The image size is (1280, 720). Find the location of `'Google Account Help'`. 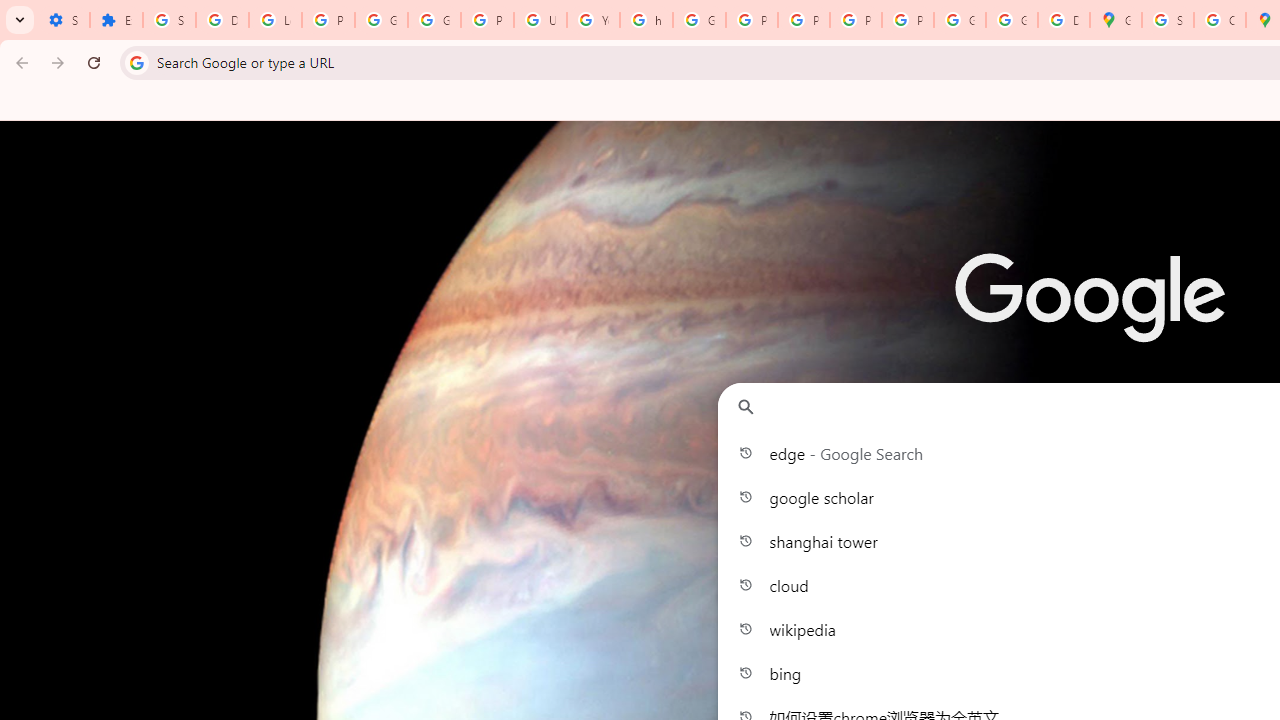

'Google Account Help' is located at coordinates (433, 20).